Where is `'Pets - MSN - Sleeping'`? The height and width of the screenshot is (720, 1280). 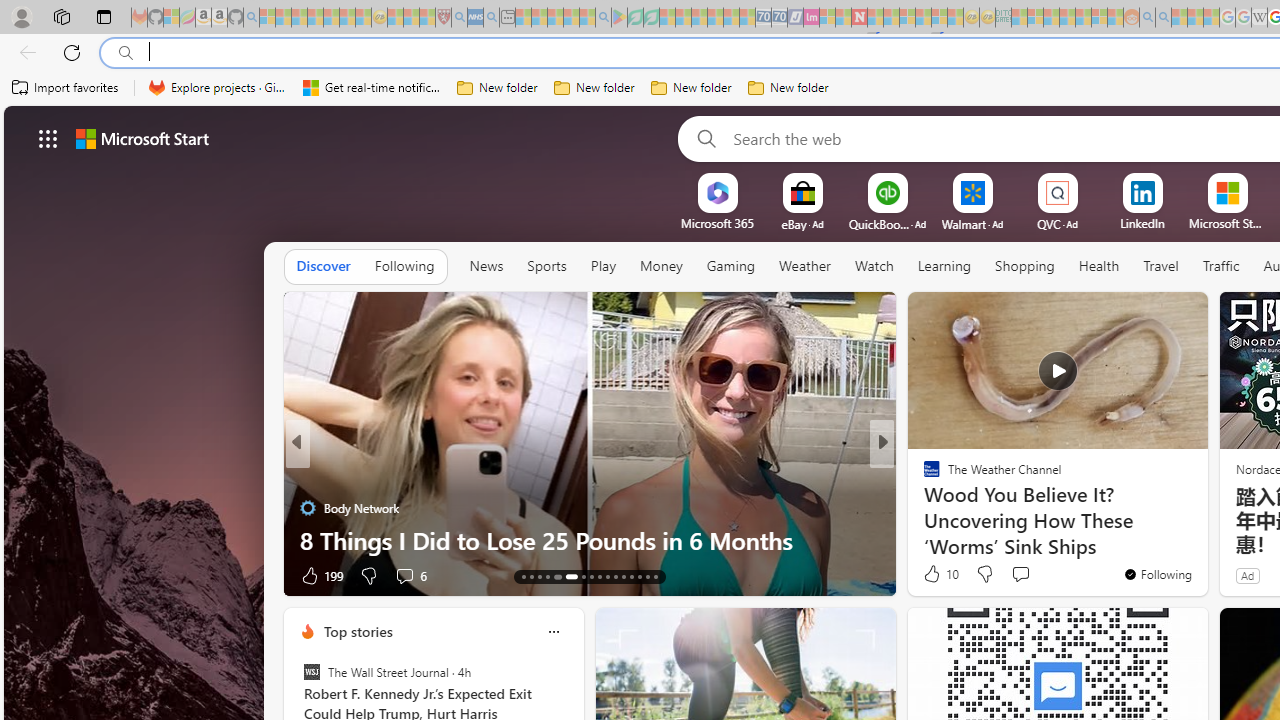
'Pets - MSN - Sleeping' is located at coordinates (570, 17).